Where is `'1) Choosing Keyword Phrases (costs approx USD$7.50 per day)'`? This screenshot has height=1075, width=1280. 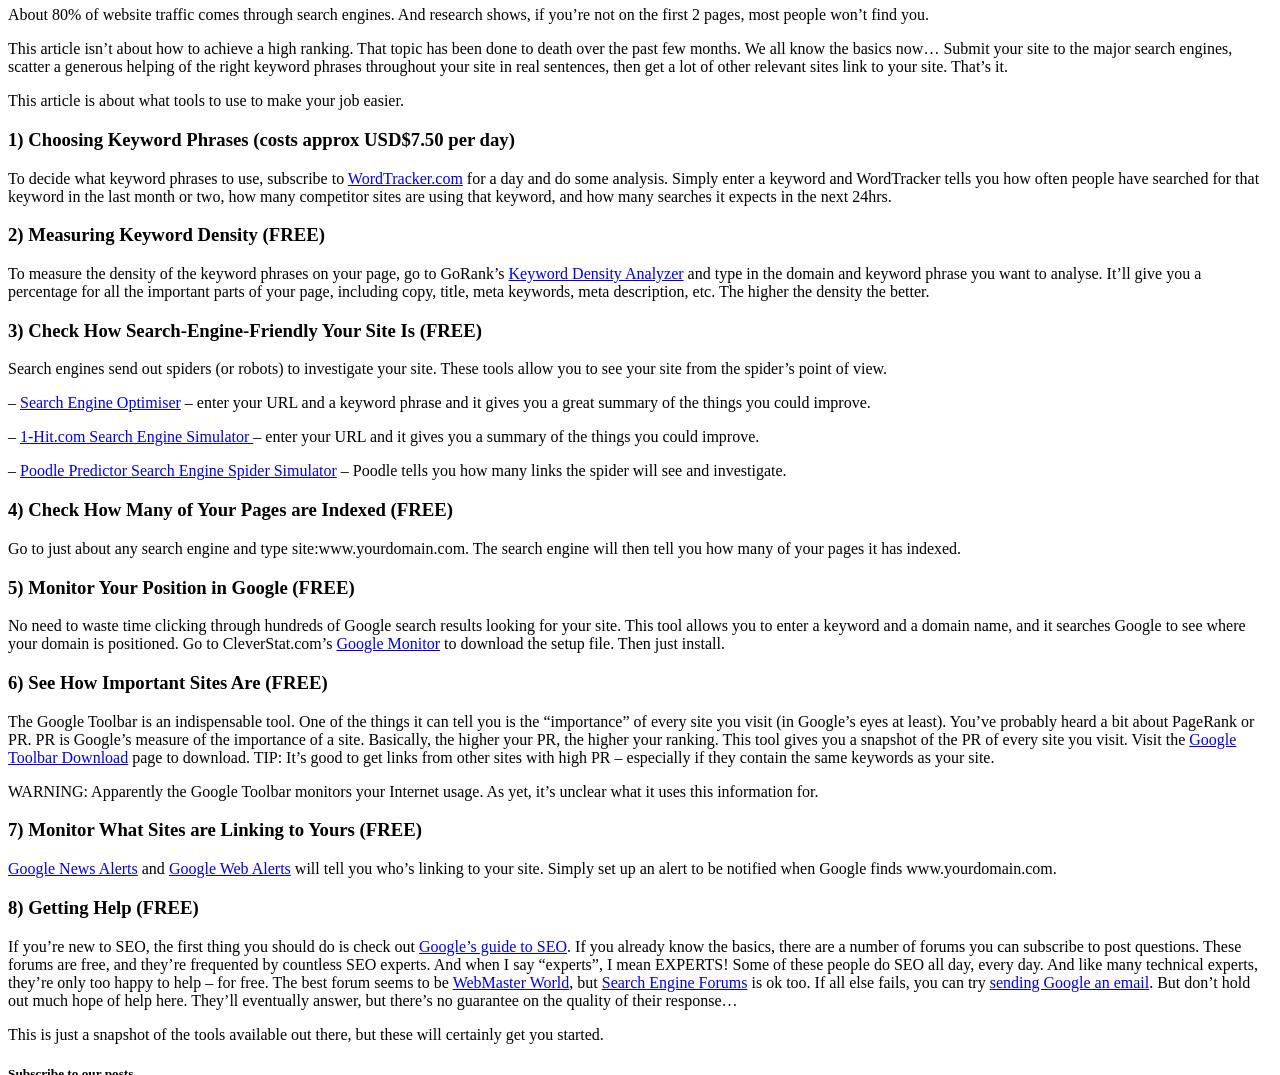 '1) Choosing Keyword Phrases (costs approx USD$7.50 per day)' is located at coordinates (259, 137).